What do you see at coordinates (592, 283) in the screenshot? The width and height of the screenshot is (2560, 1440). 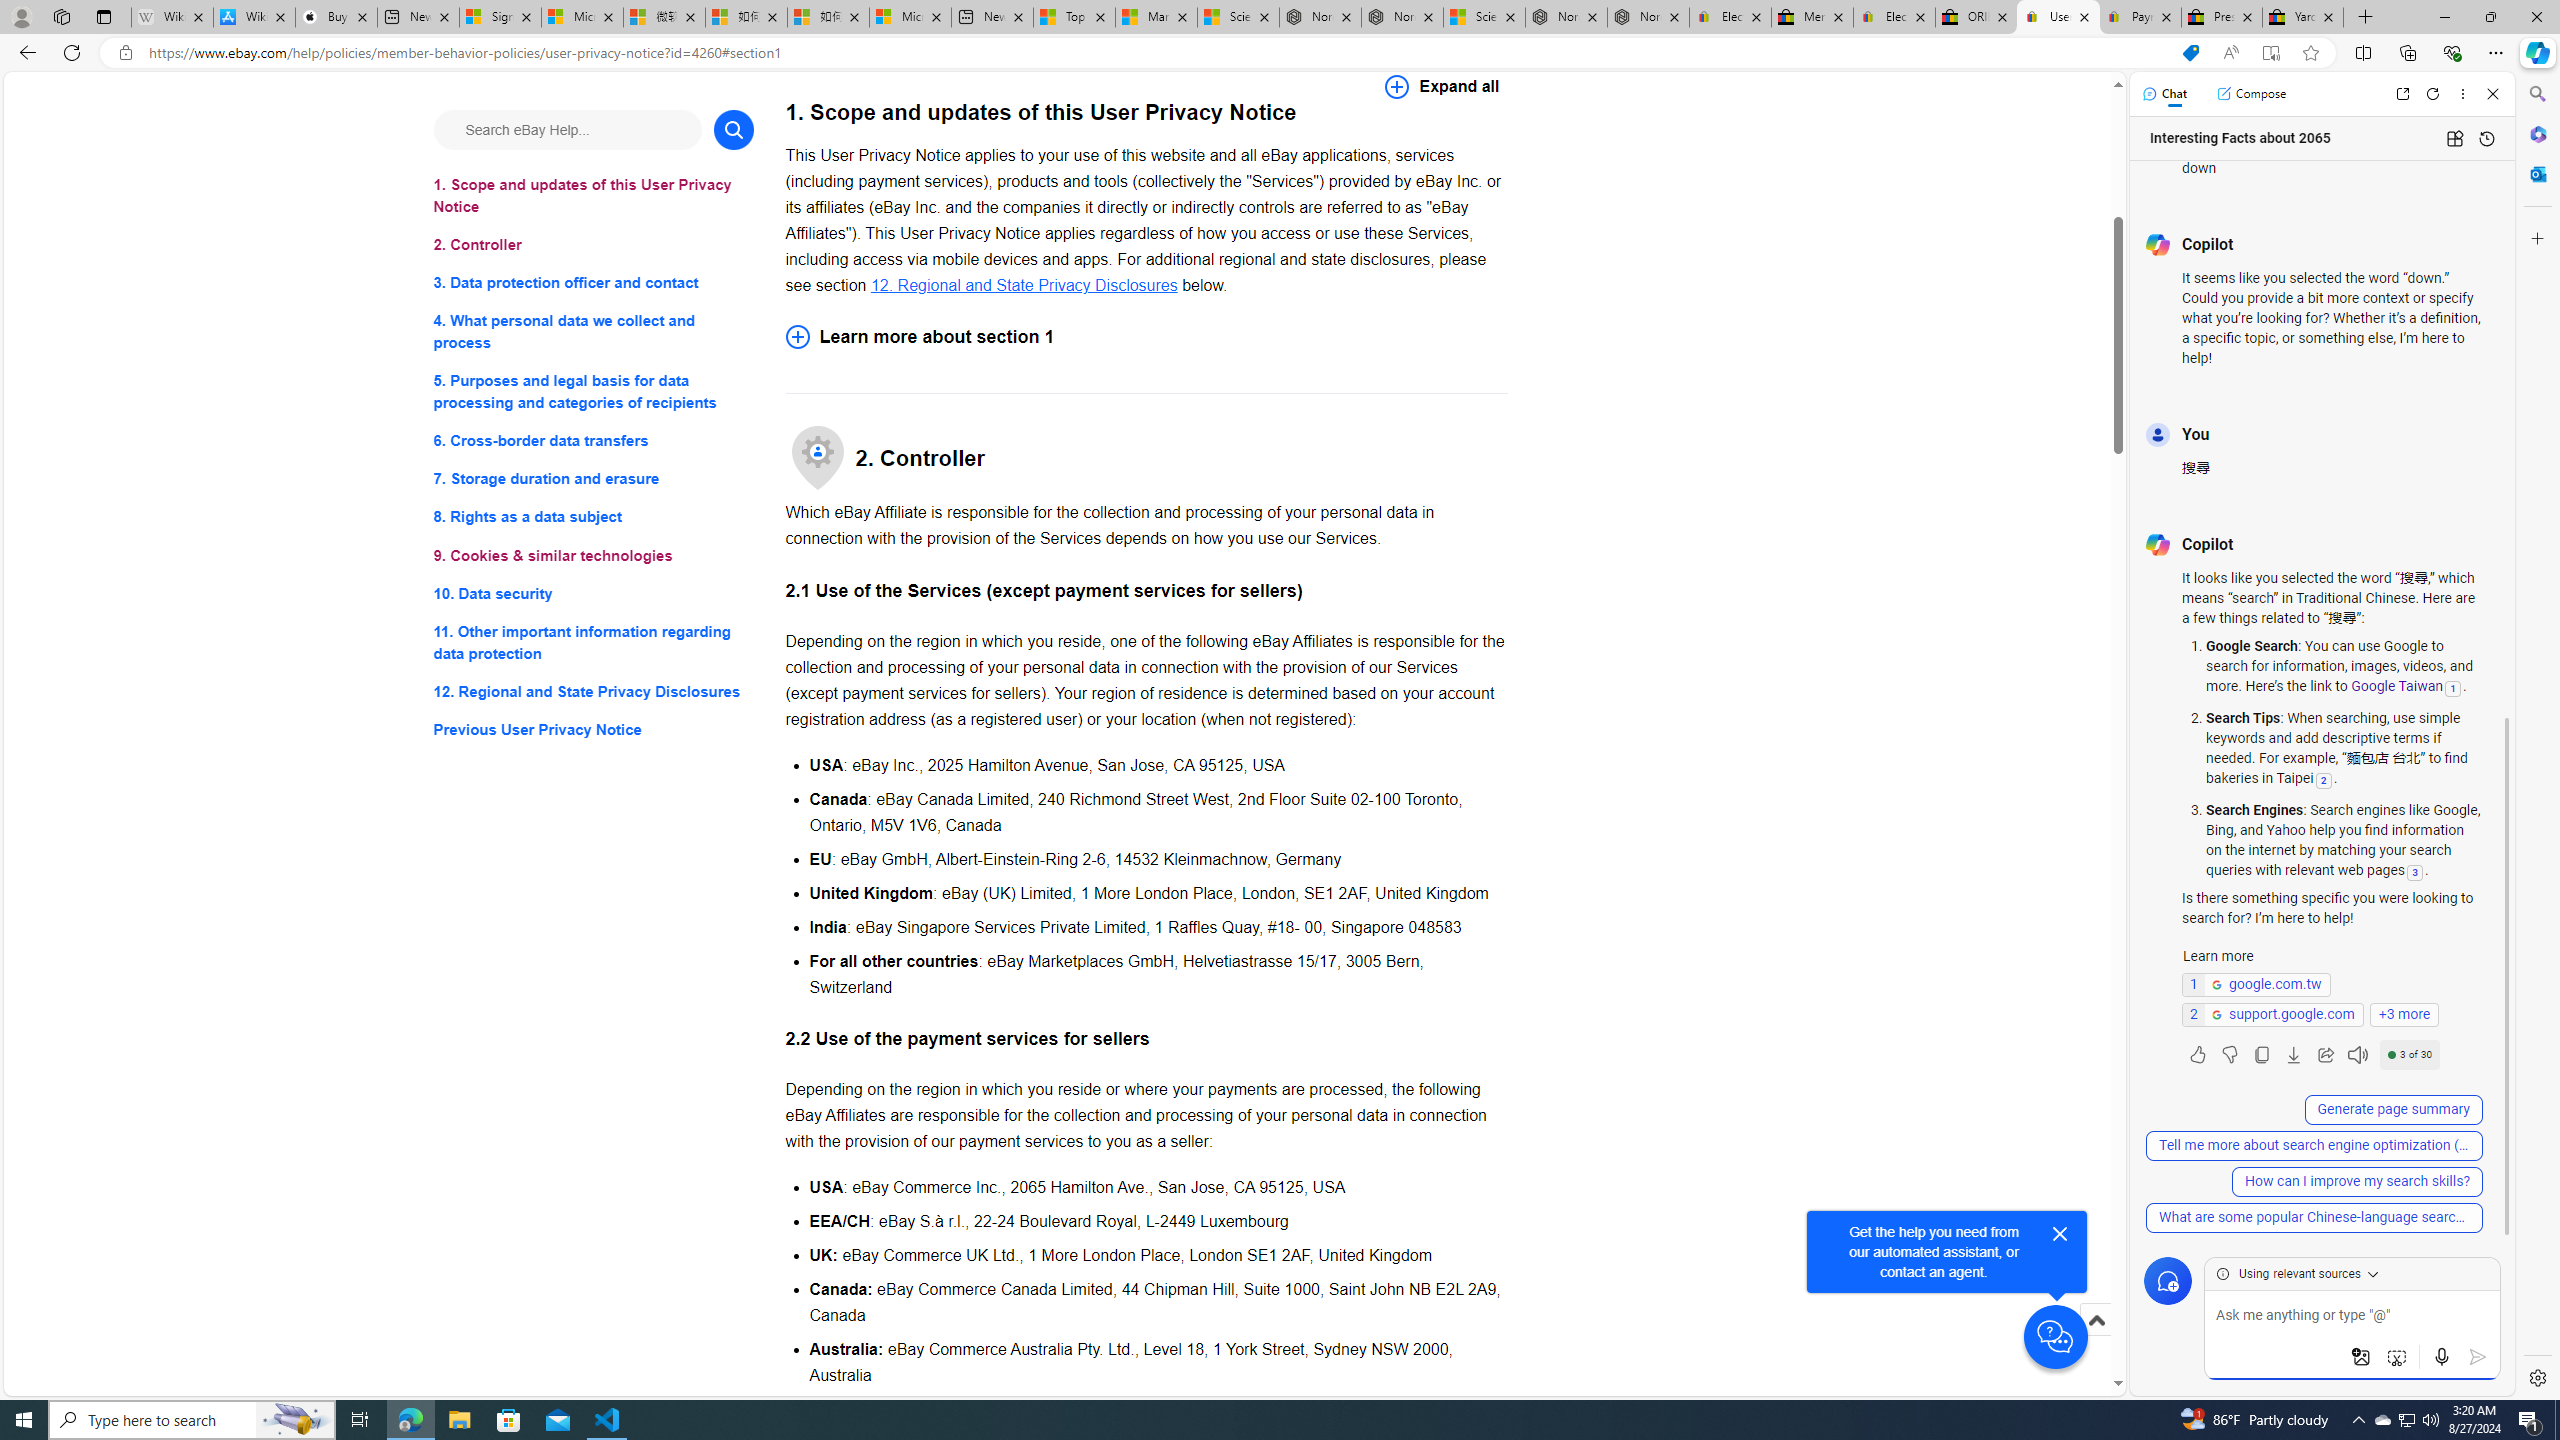 I see `'3. Data protection officer and contact'` at bounding box center [592, 283].